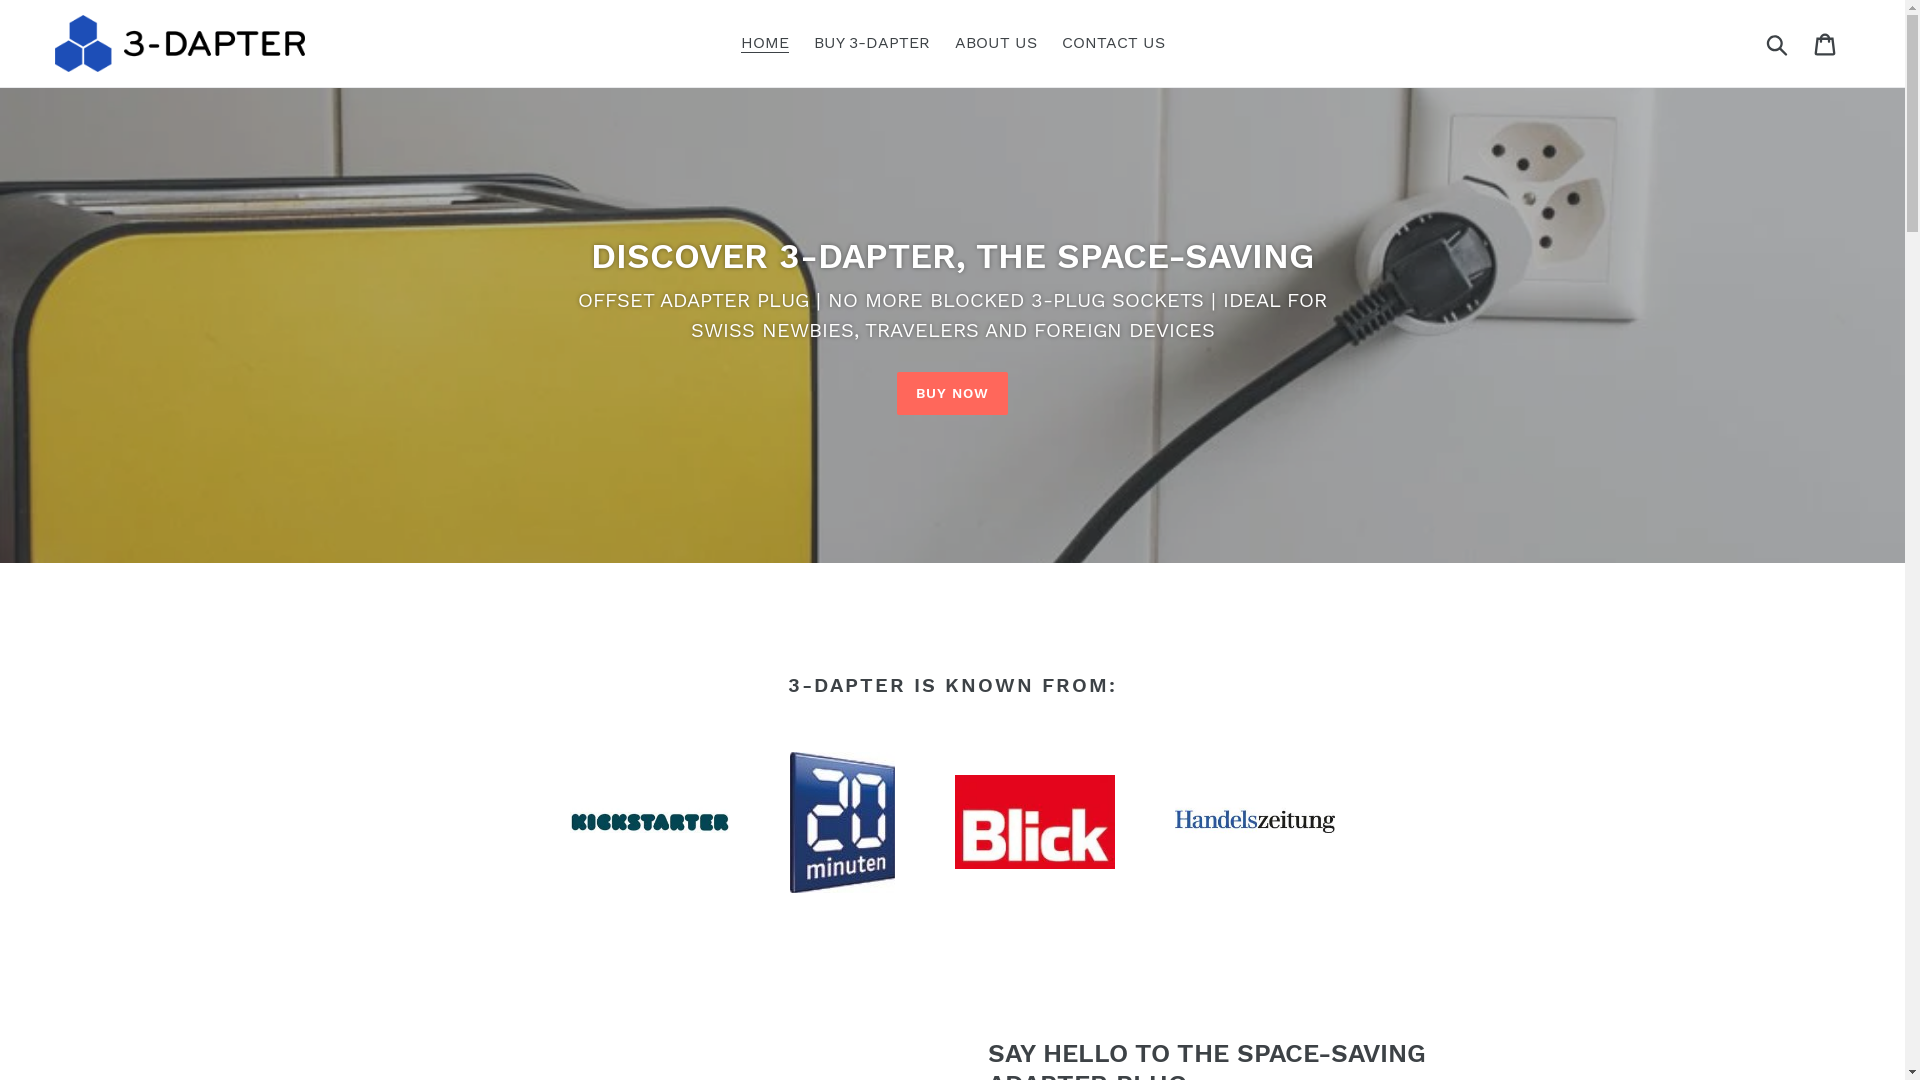 Image resolution: width=1920 pixels, height=1080 pixels. What do you see at coordinates (1112, 42) in the screenshot?
I see `'CONTACT US'` at bounding box center [1112, 42].